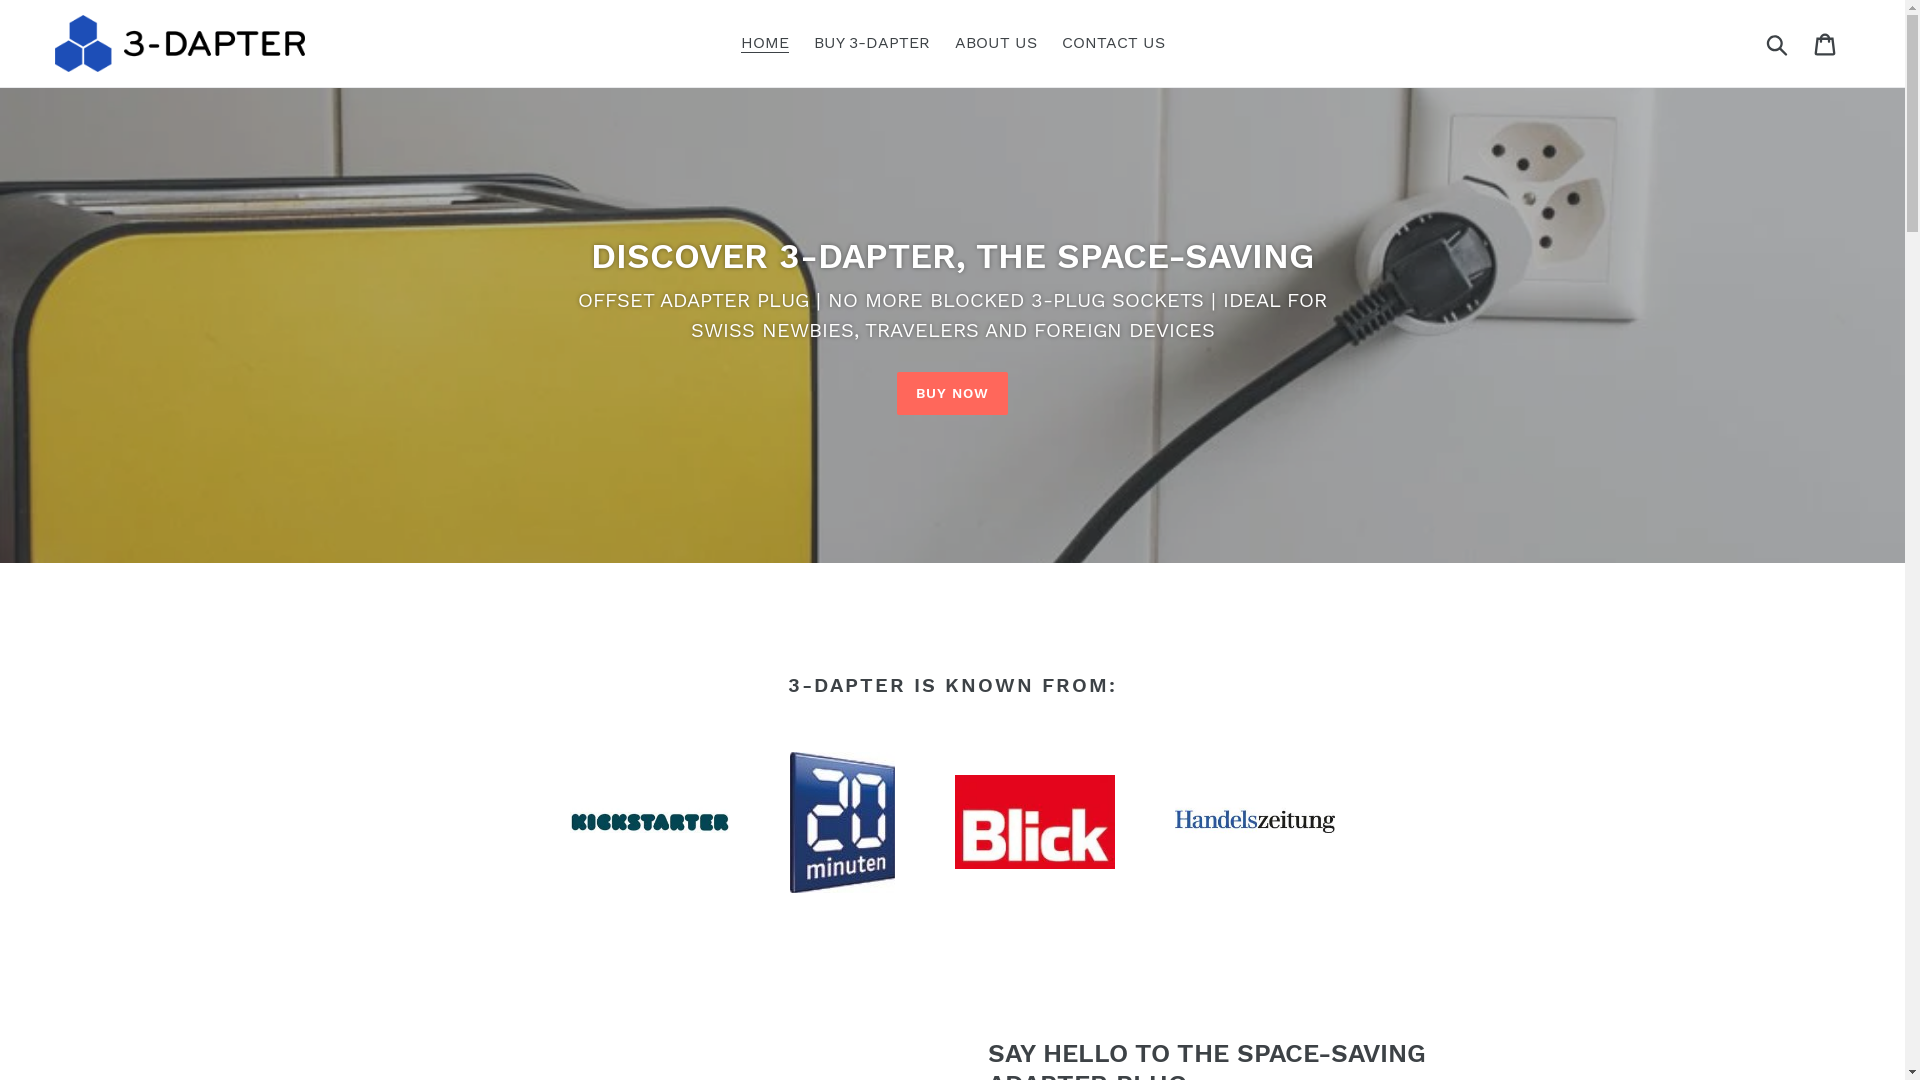 Image resolution: width=1920 pixels, height=1080 pixels. What do you see at coordinates (1112, 42) in the screenshot?
I see `'CONTACT US'` at bounding box center [1112, 42].